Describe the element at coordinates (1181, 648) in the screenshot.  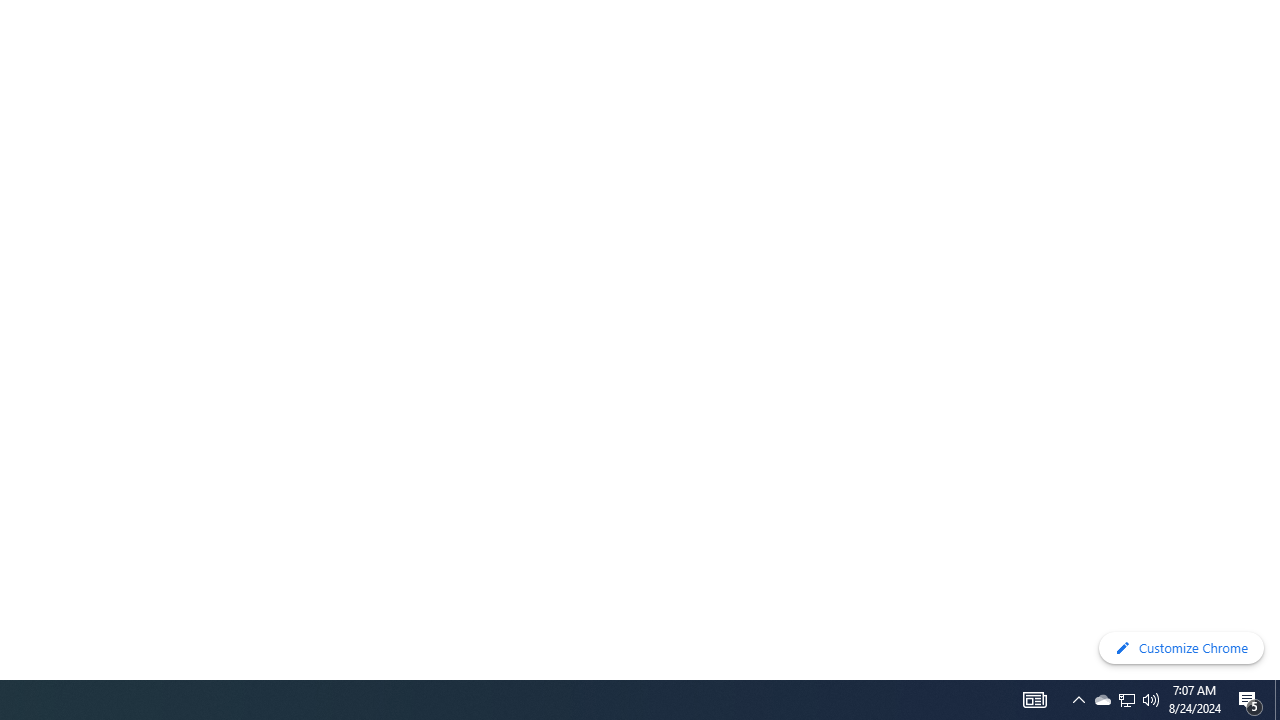
I see `'Customize Chrome'` at that location.